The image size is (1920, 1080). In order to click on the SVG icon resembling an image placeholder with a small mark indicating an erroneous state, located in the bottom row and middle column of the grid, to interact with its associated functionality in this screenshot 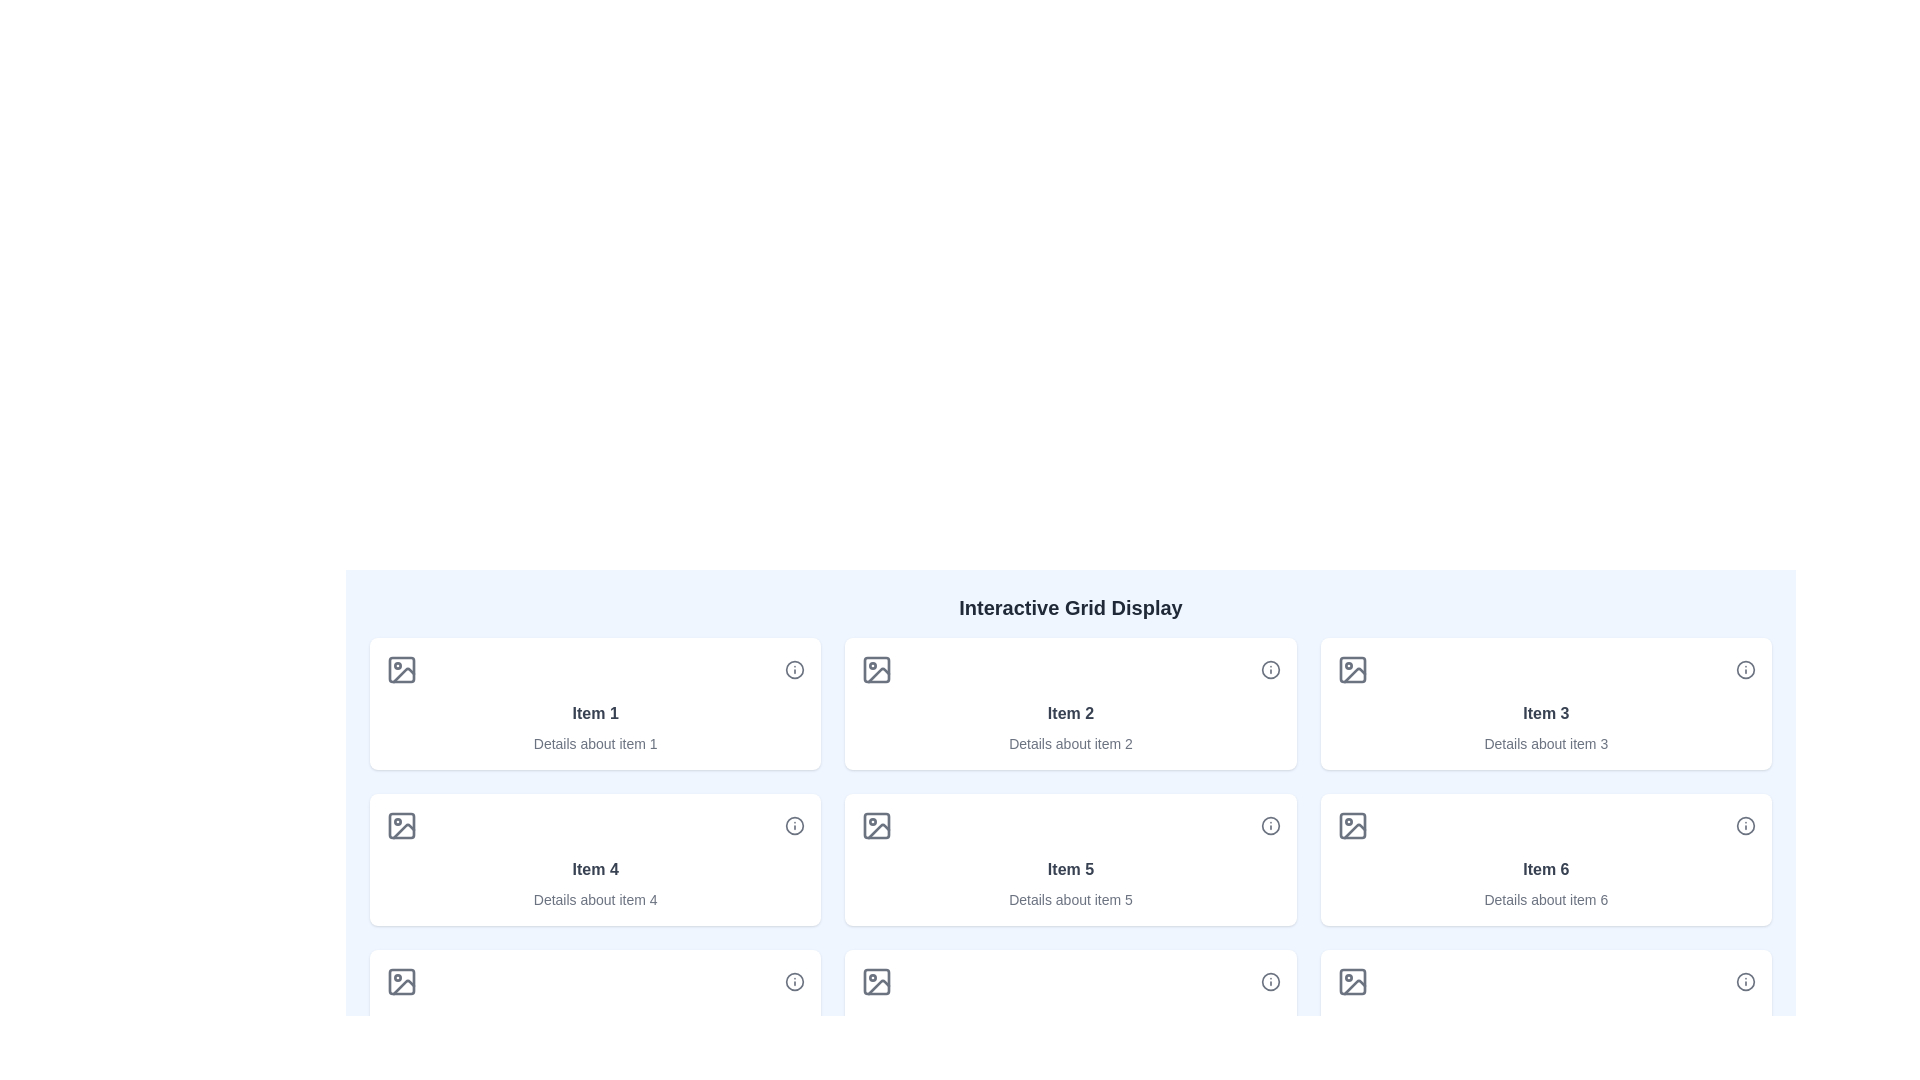, I will do `click(879, 986)`.